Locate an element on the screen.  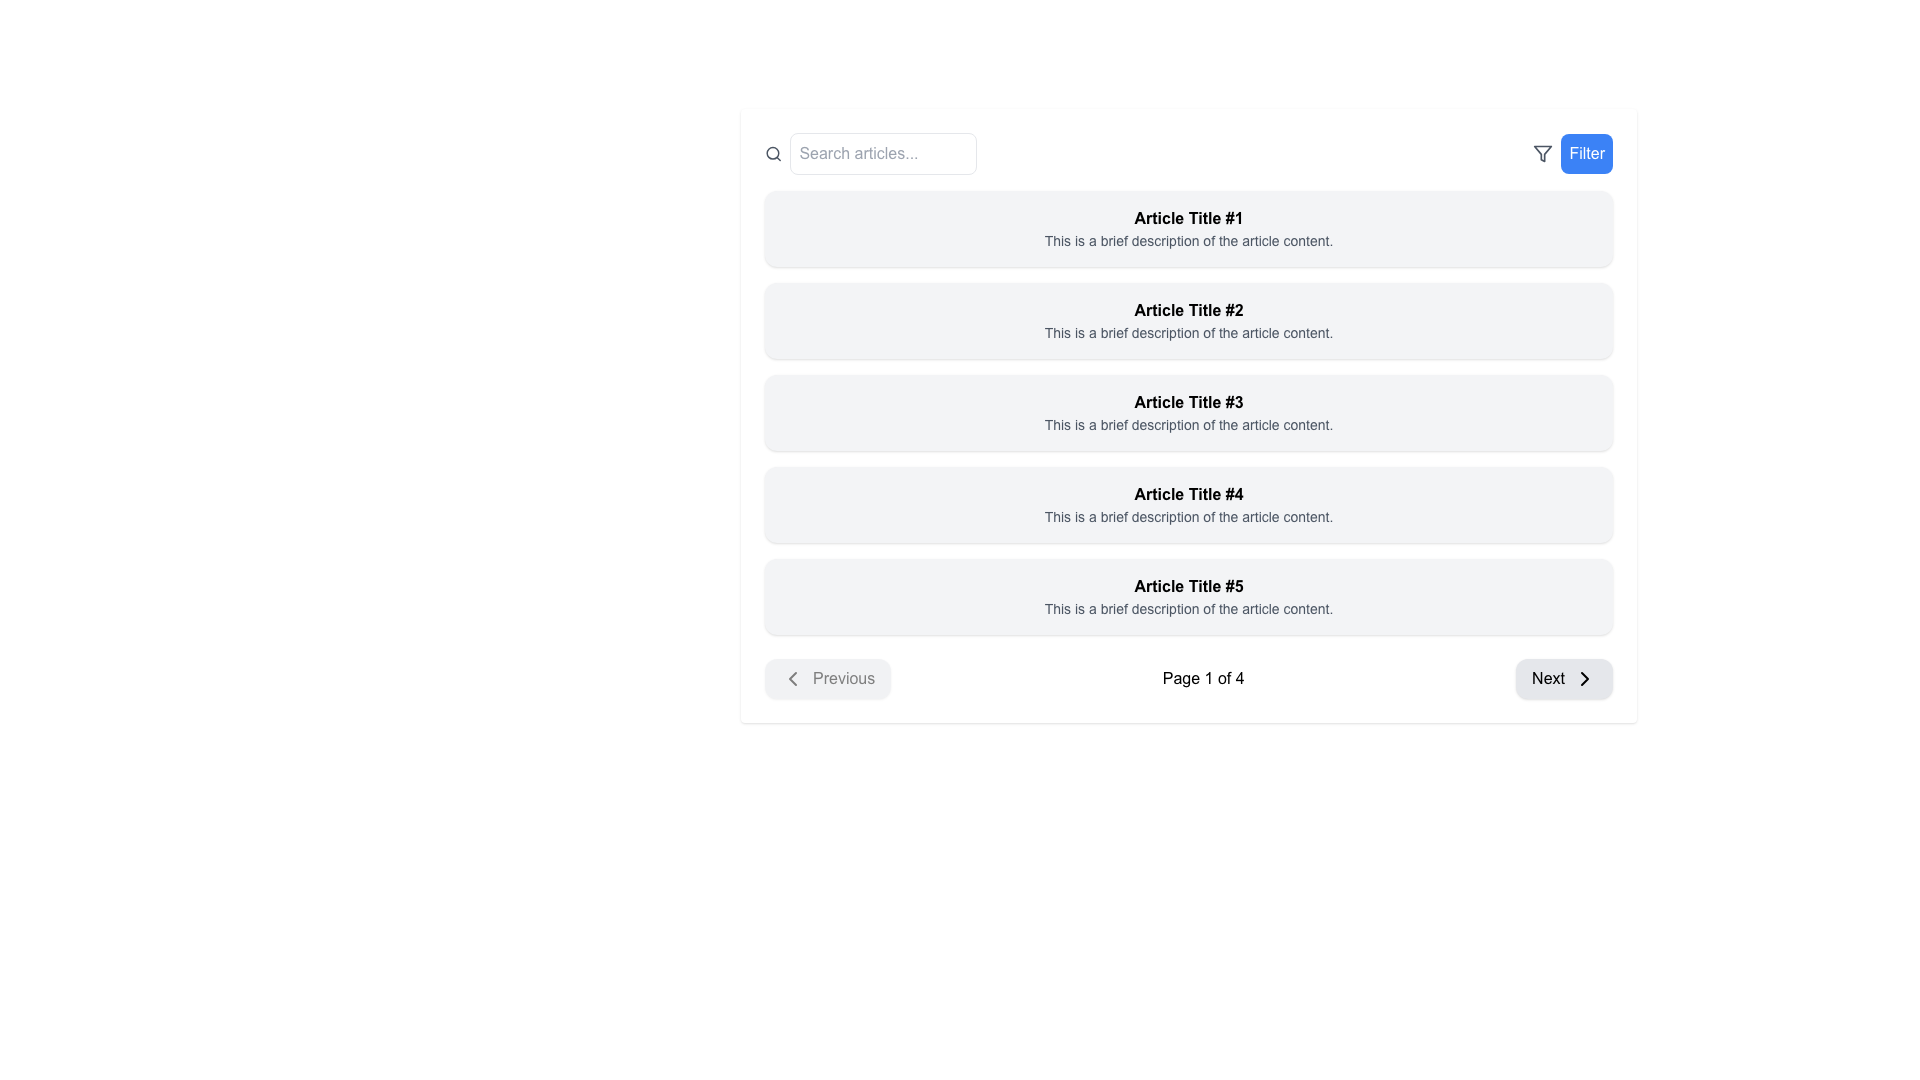
the chevron icon located within the 'Next' button in the bottom-right corner of the application interface is located at coordinates (1583, 677).